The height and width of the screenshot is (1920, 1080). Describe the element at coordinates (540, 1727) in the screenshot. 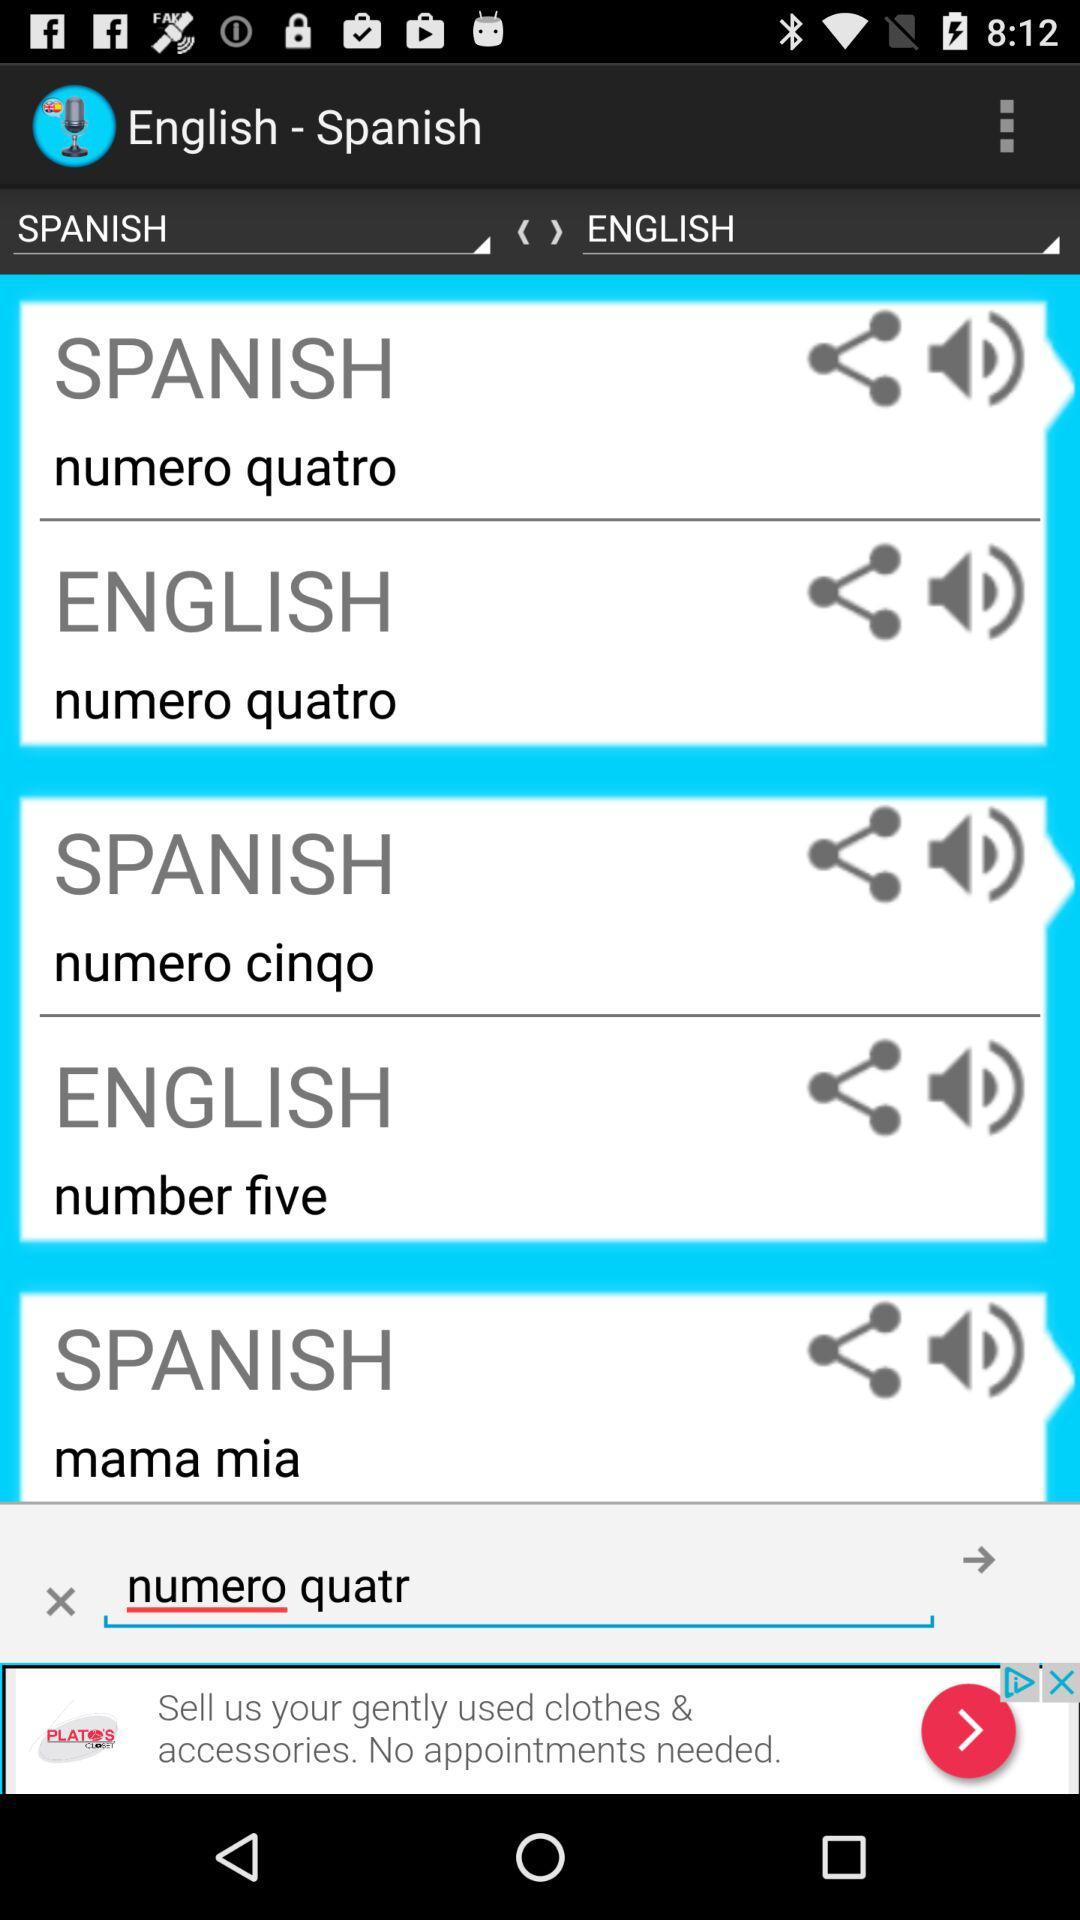

I see `advertisement` at that location.